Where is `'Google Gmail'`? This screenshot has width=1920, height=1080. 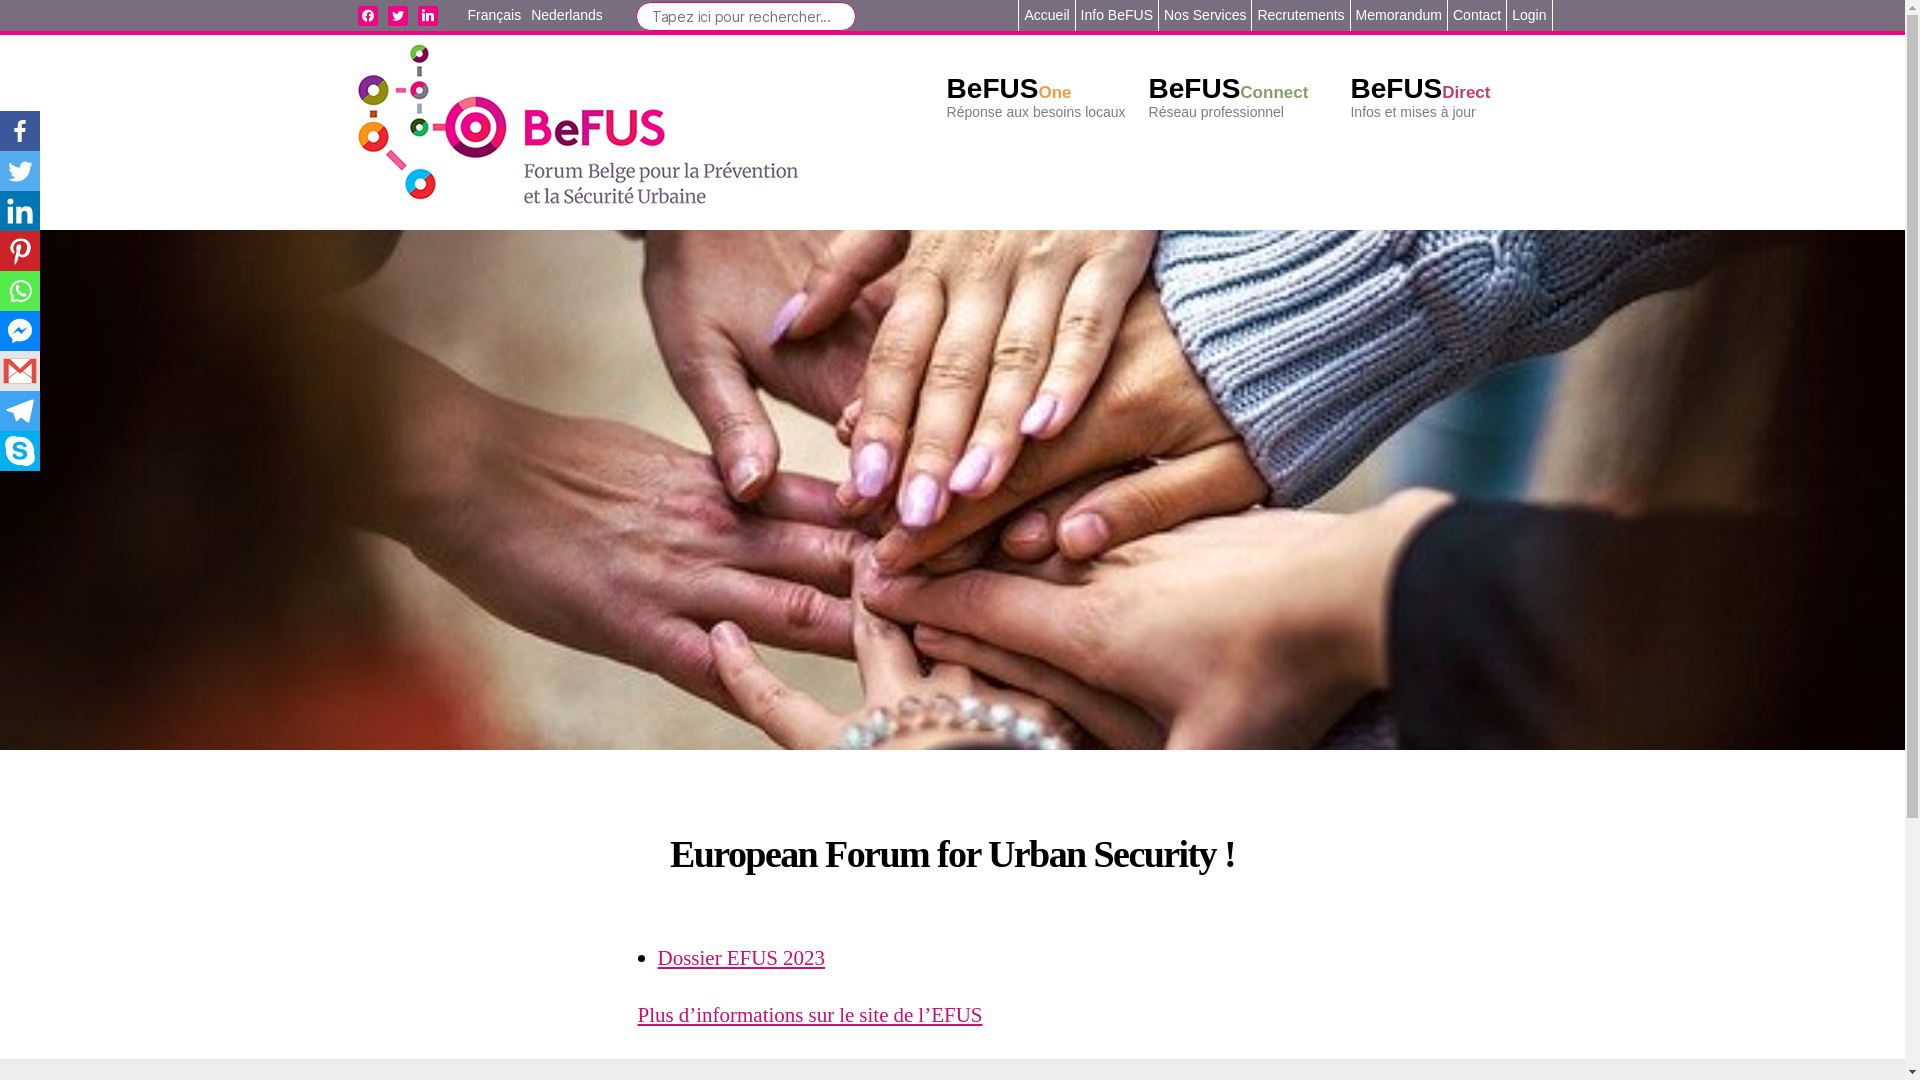
'Google Gmail' is located at coordinates (19, 370).